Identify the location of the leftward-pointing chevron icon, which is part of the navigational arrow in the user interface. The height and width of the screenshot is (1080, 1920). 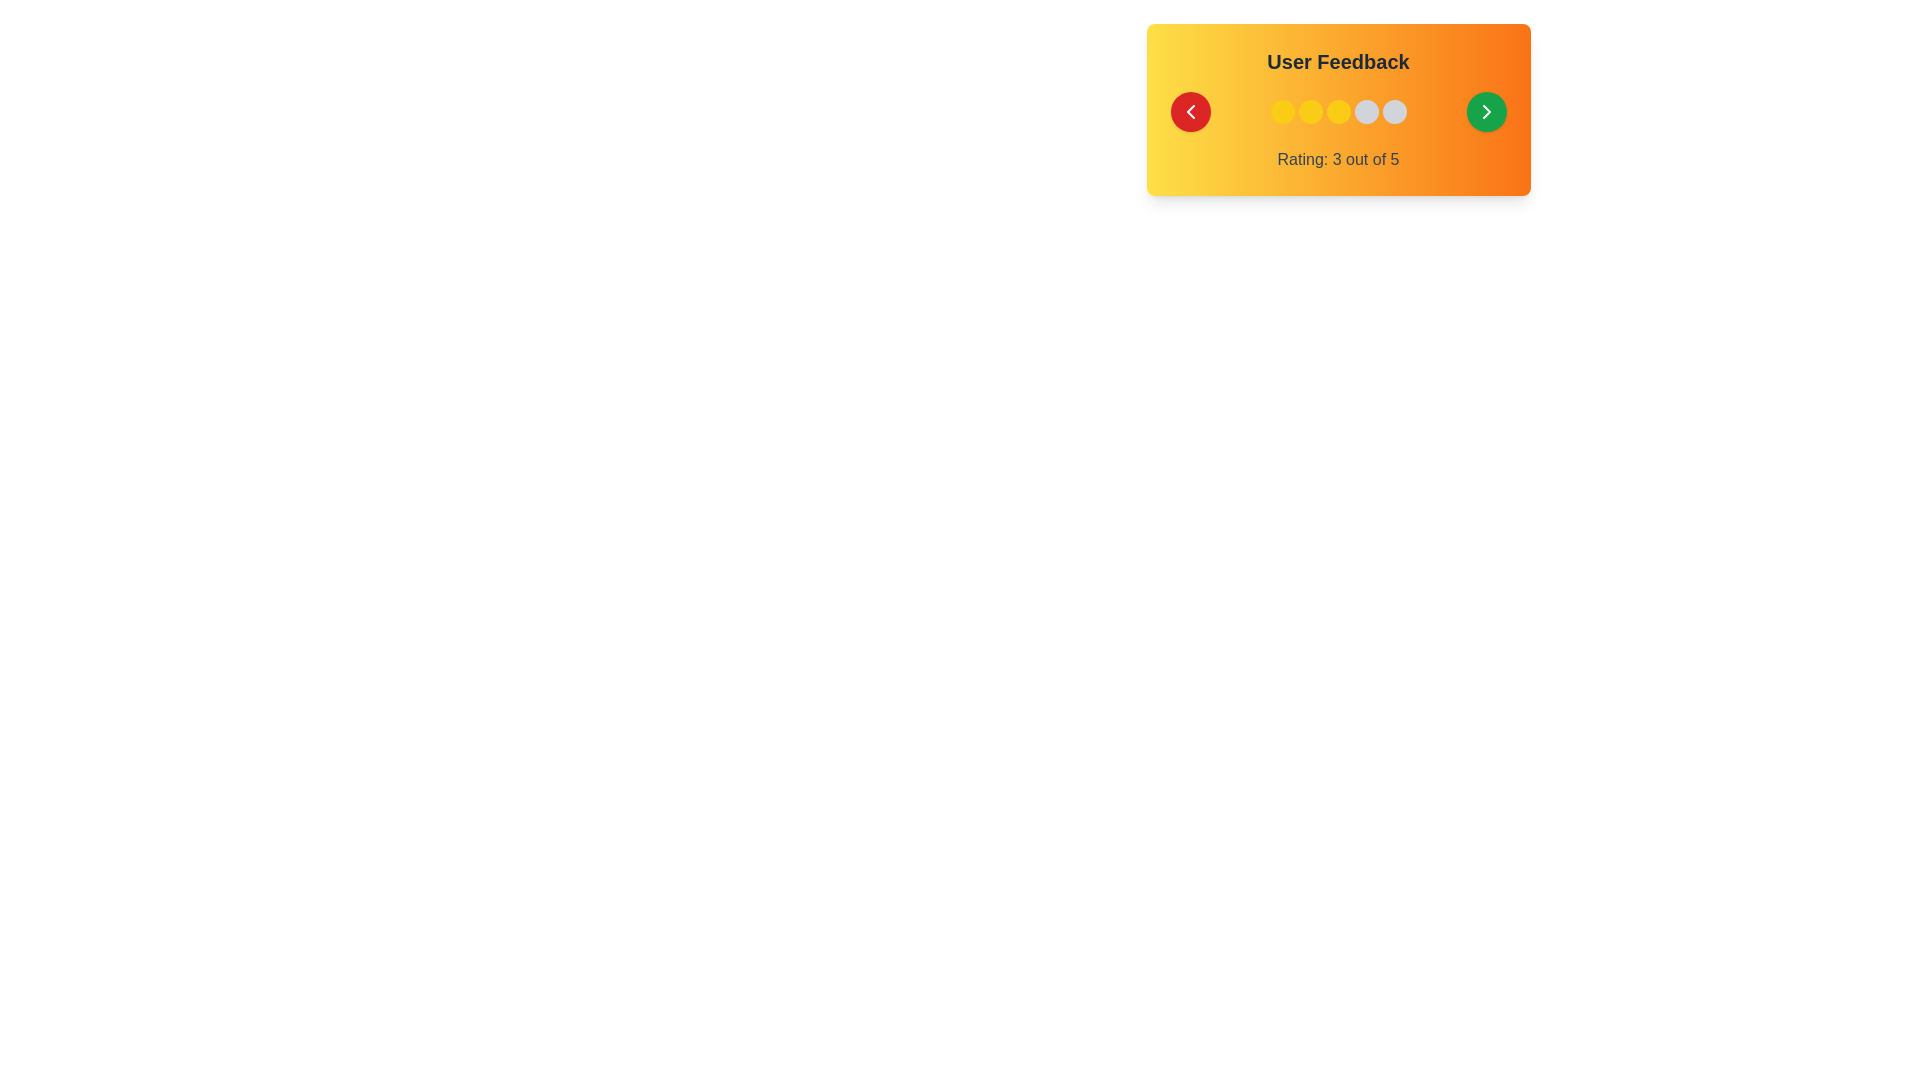
(1190, 111).